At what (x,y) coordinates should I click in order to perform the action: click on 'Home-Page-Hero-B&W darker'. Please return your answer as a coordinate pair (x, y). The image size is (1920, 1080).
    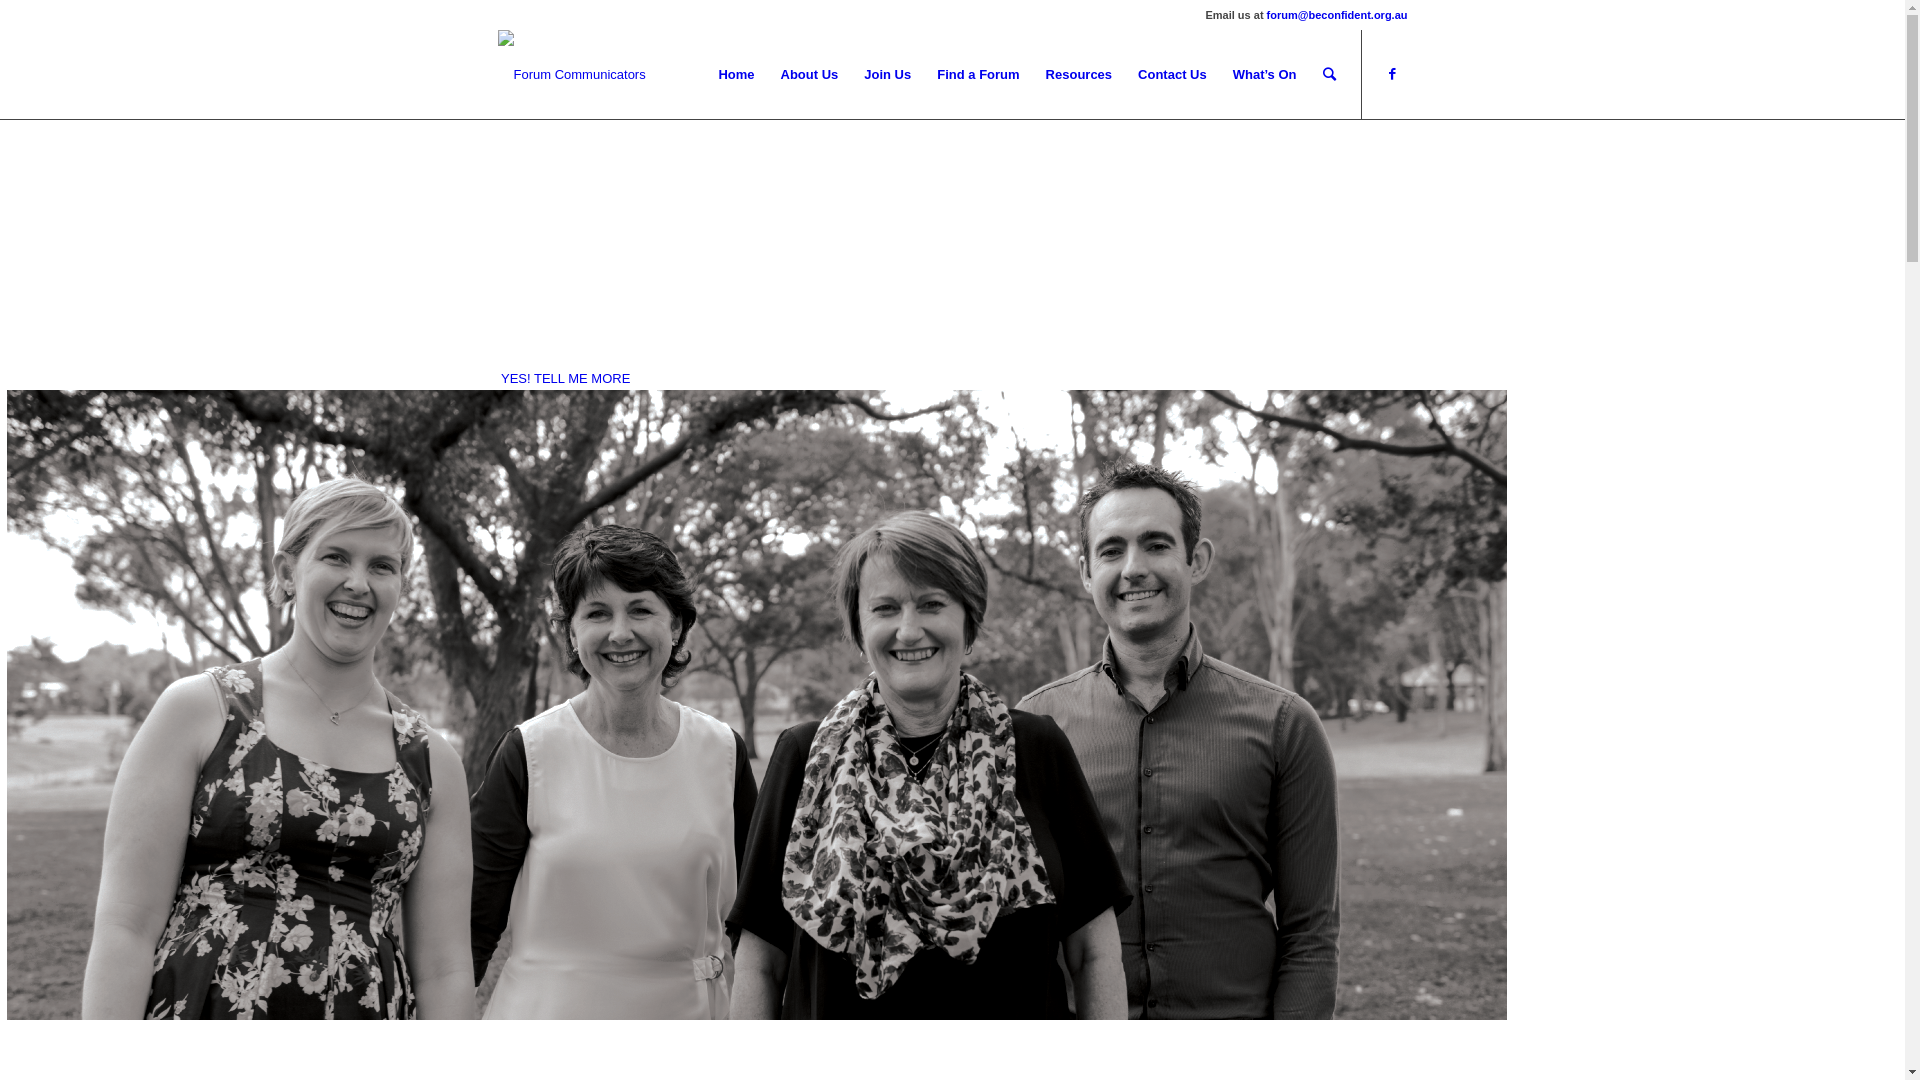
    Looking at the image, I should click on (6, 704).